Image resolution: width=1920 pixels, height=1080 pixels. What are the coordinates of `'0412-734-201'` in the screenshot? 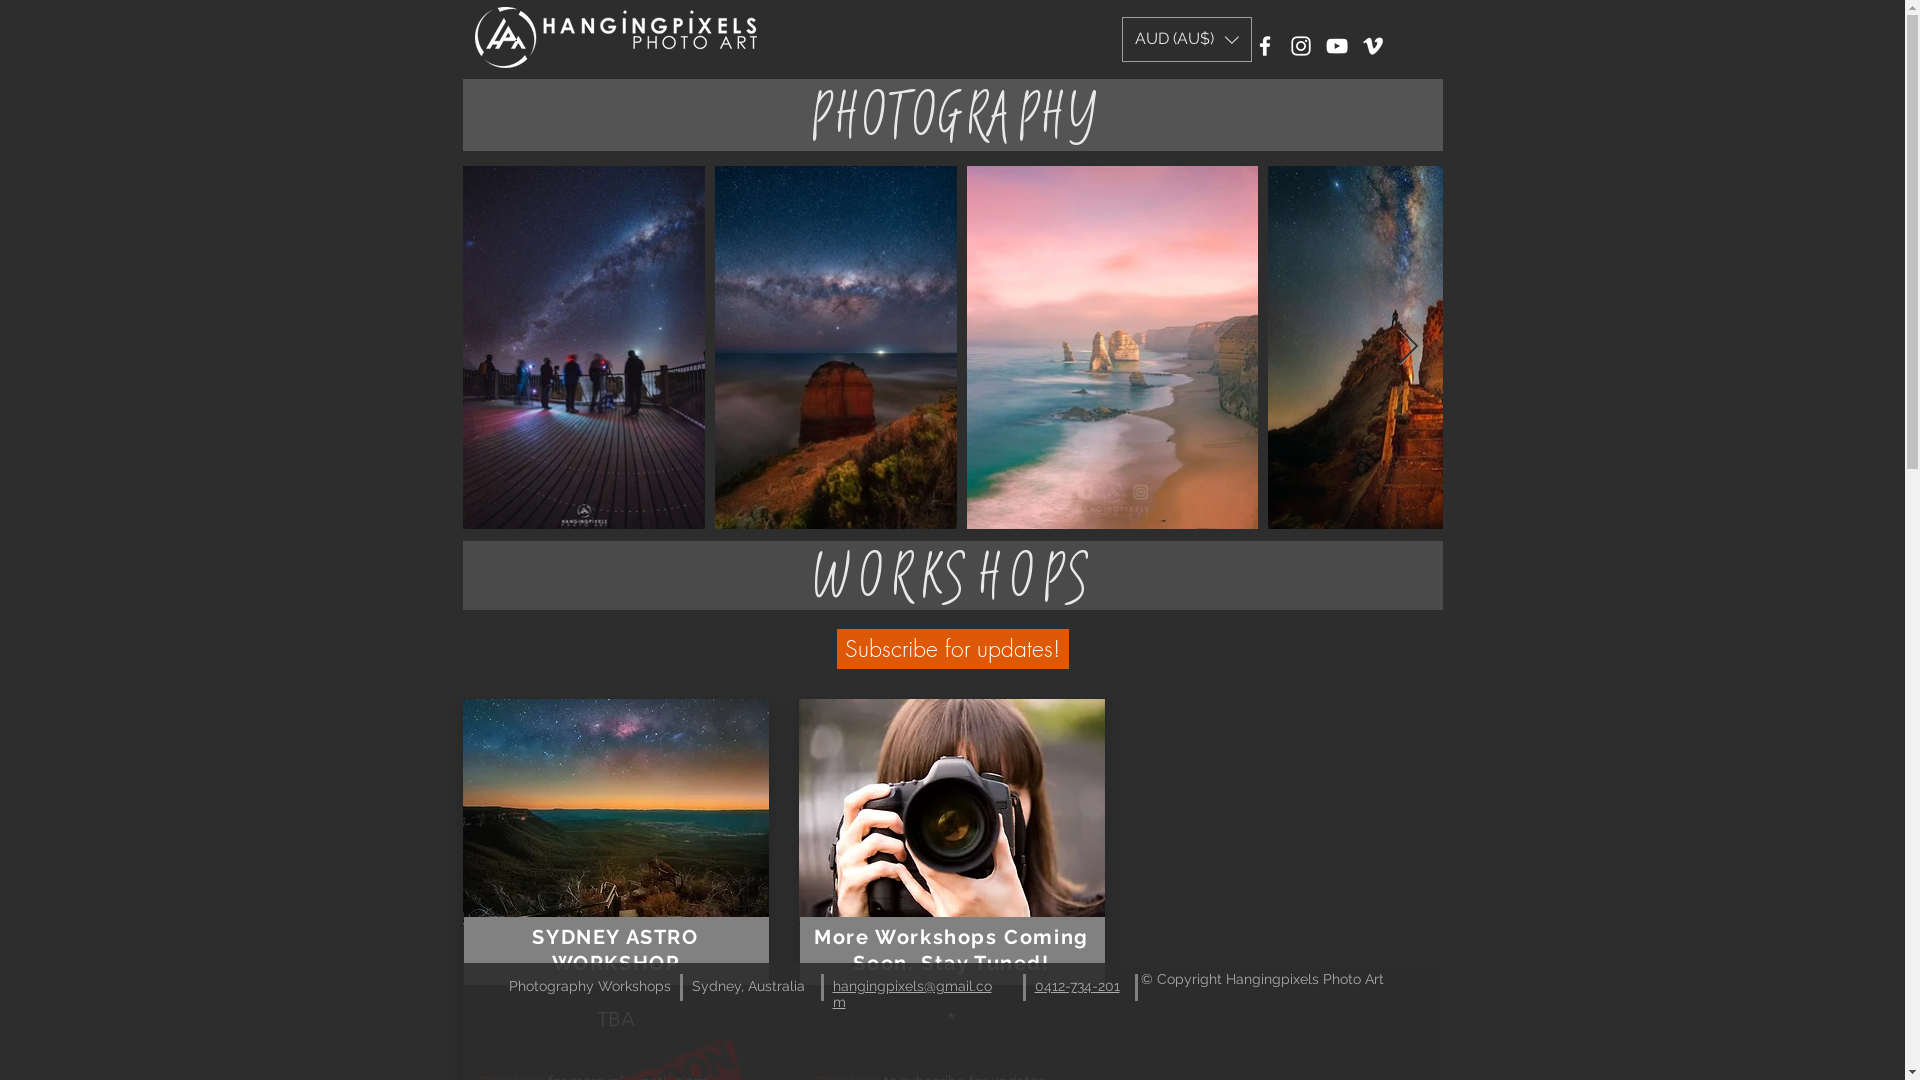 It's located at (1075, 985).